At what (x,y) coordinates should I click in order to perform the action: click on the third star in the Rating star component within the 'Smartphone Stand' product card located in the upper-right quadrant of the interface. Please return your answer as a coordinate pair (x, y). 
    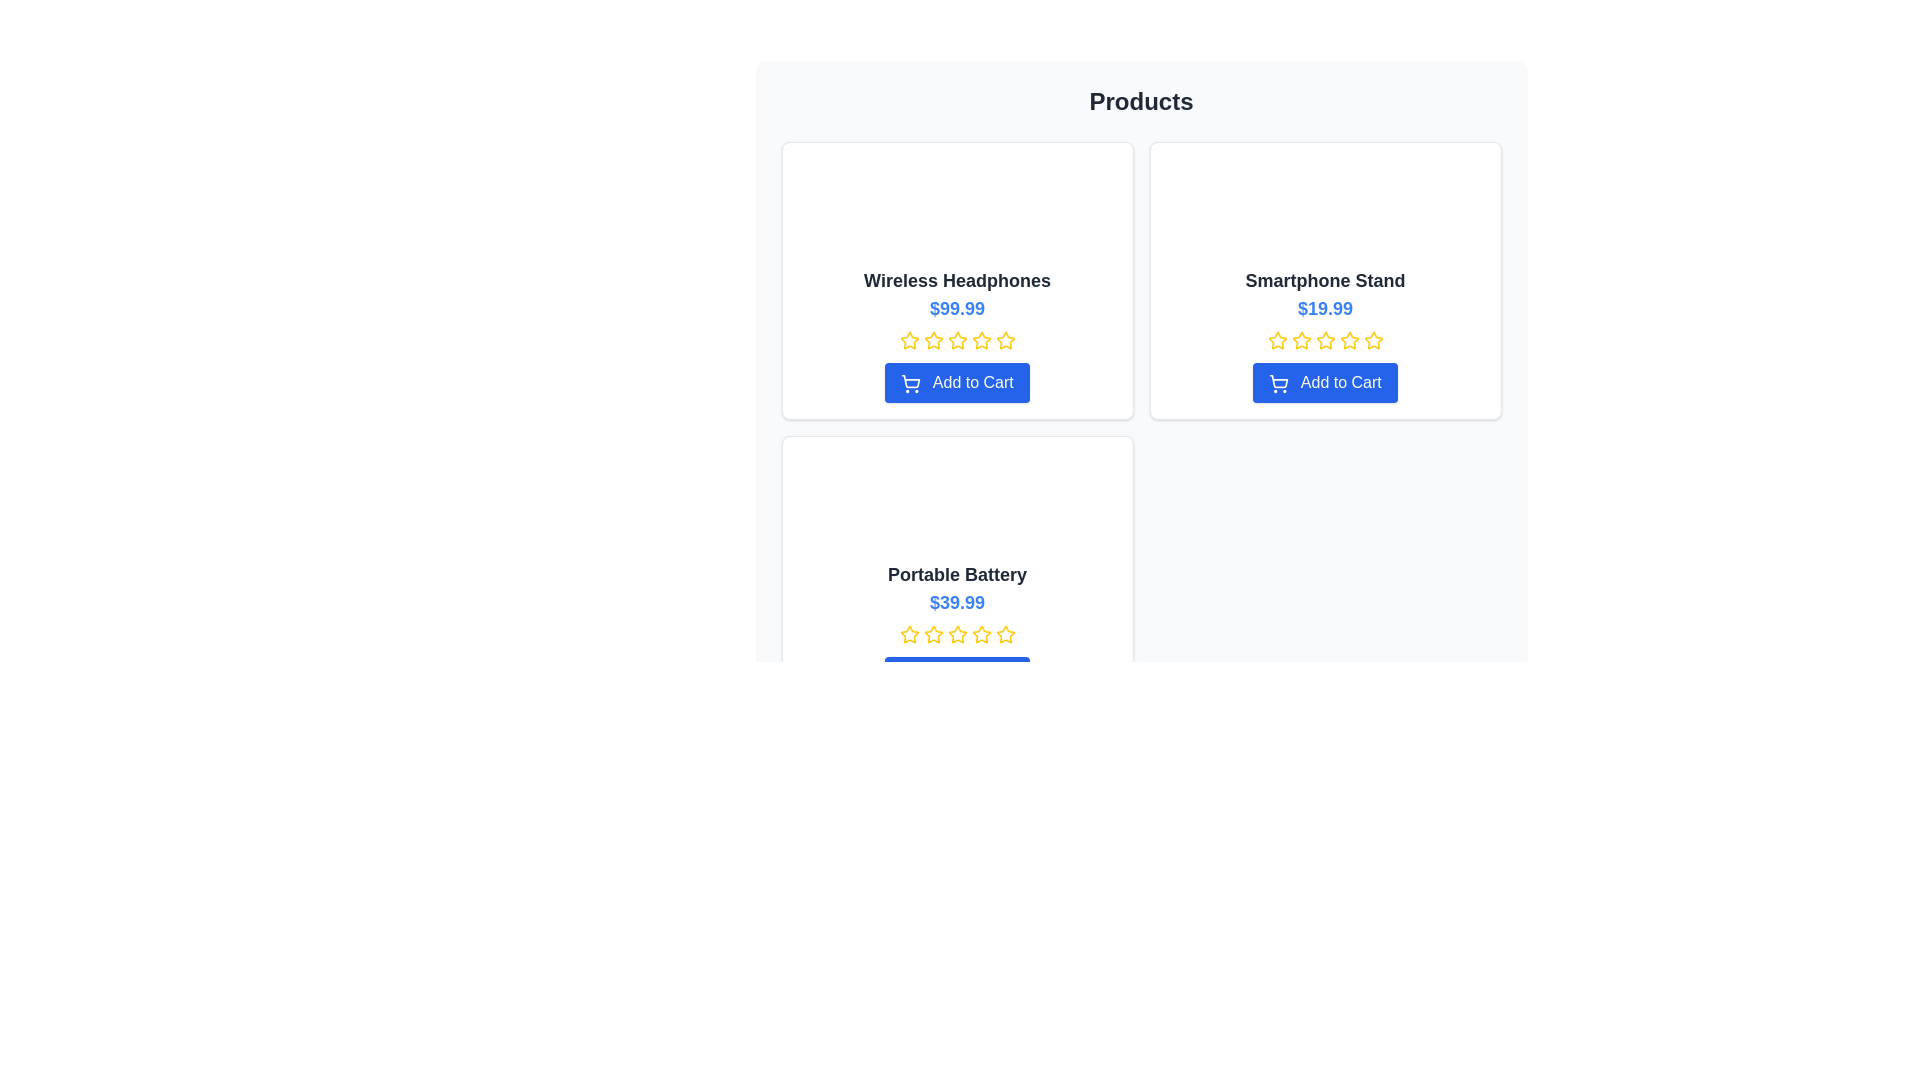
    Looking at the image, I should click on (1325, 339).